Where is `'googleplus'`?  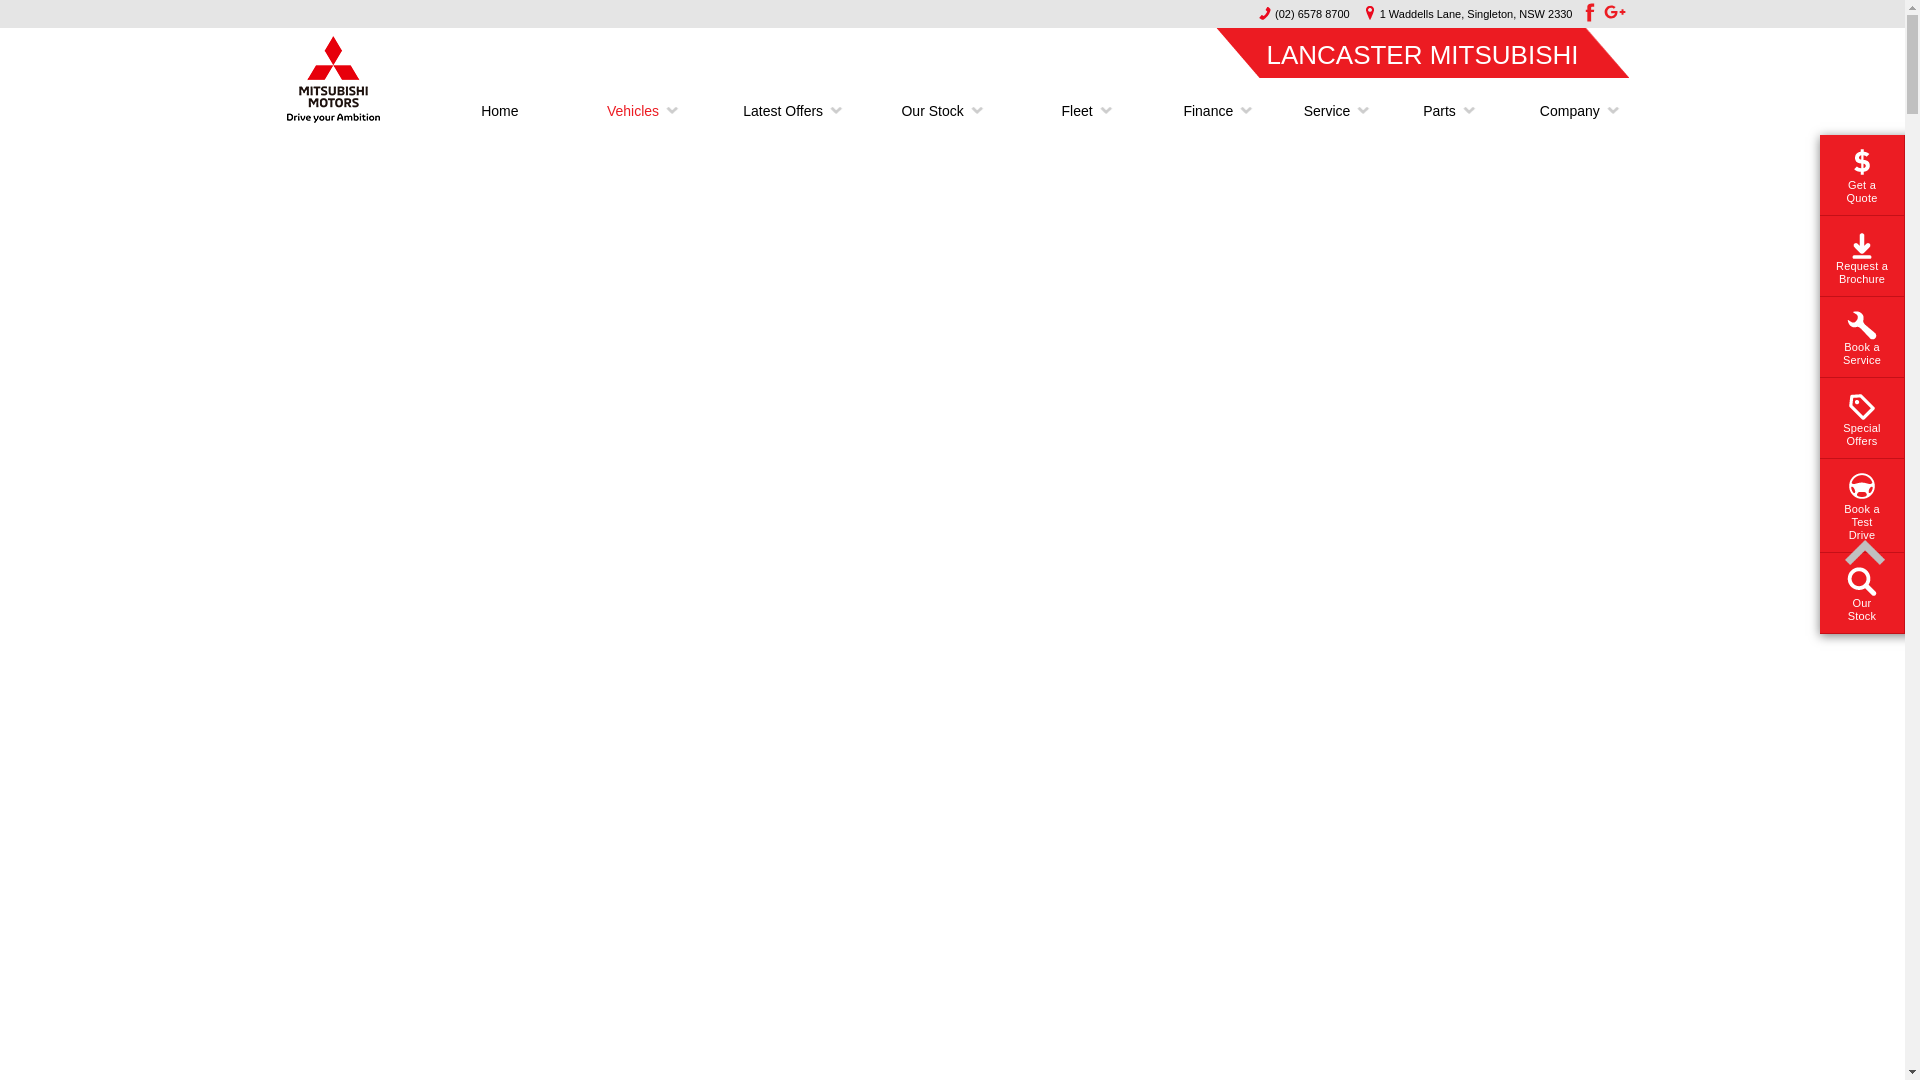
'googleplus' is located at coordinates (1614, 11).